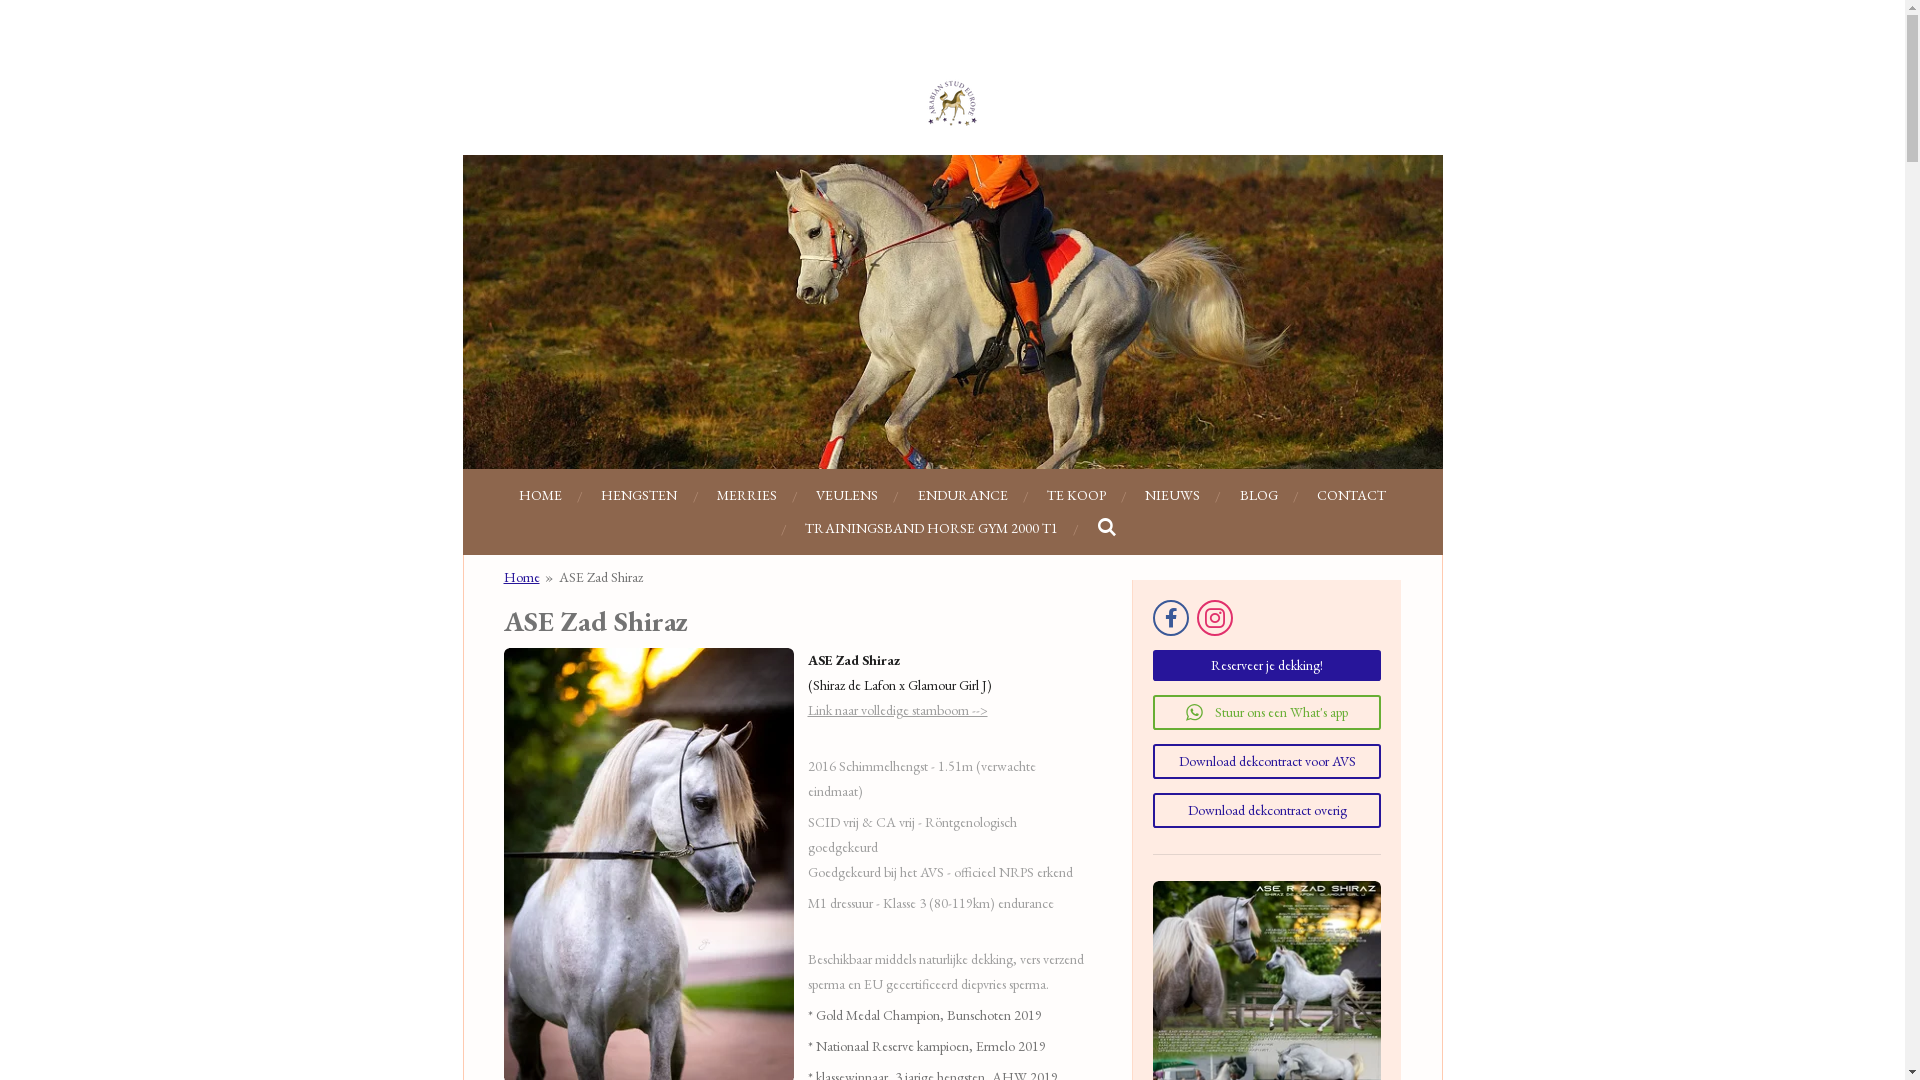 The image size is (1920, 1080). Describe the element at coordinates (1075, 495) in the screenshot. I see `'TE KOOP'` at that location.